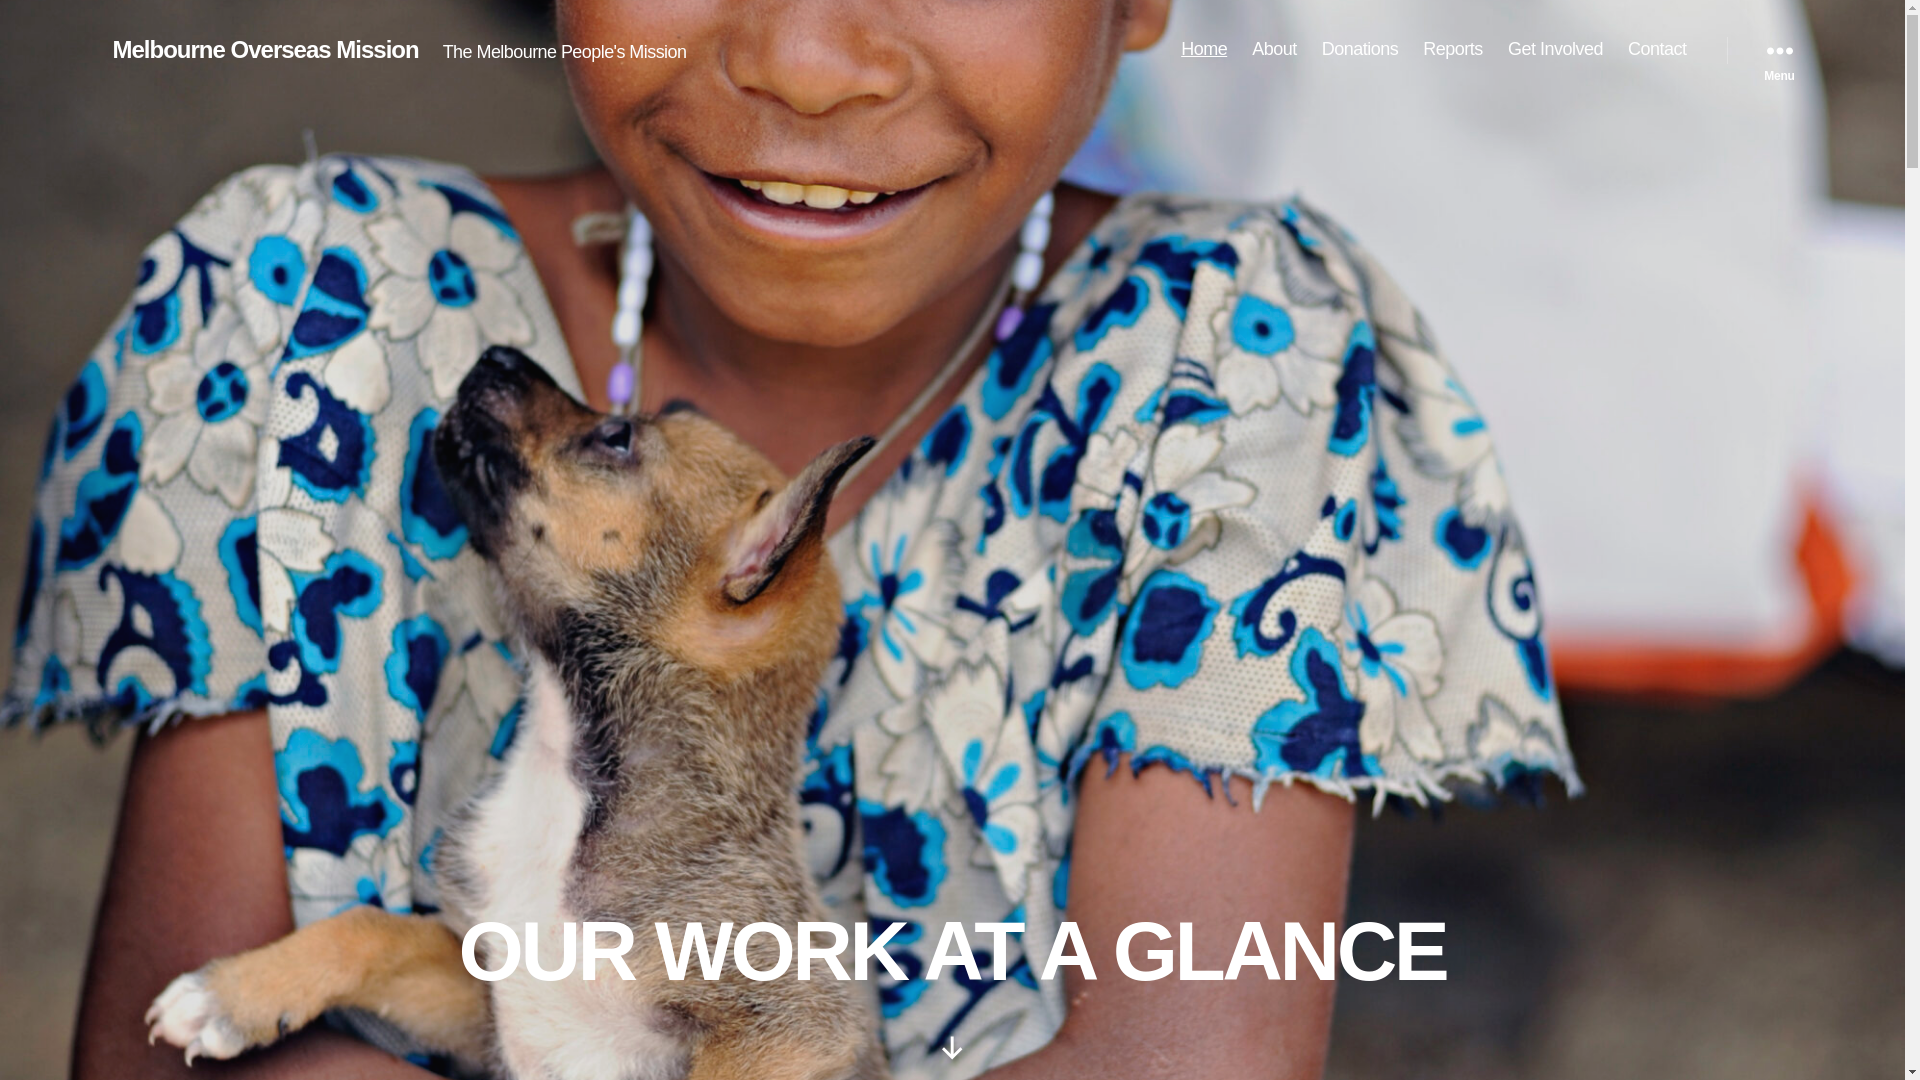 This screenshot has width=1920, height=1080. What do you see at coordinates (1360, 49) in the screenshot?
I see `'Donations'` at bounding box center [1360, 49].